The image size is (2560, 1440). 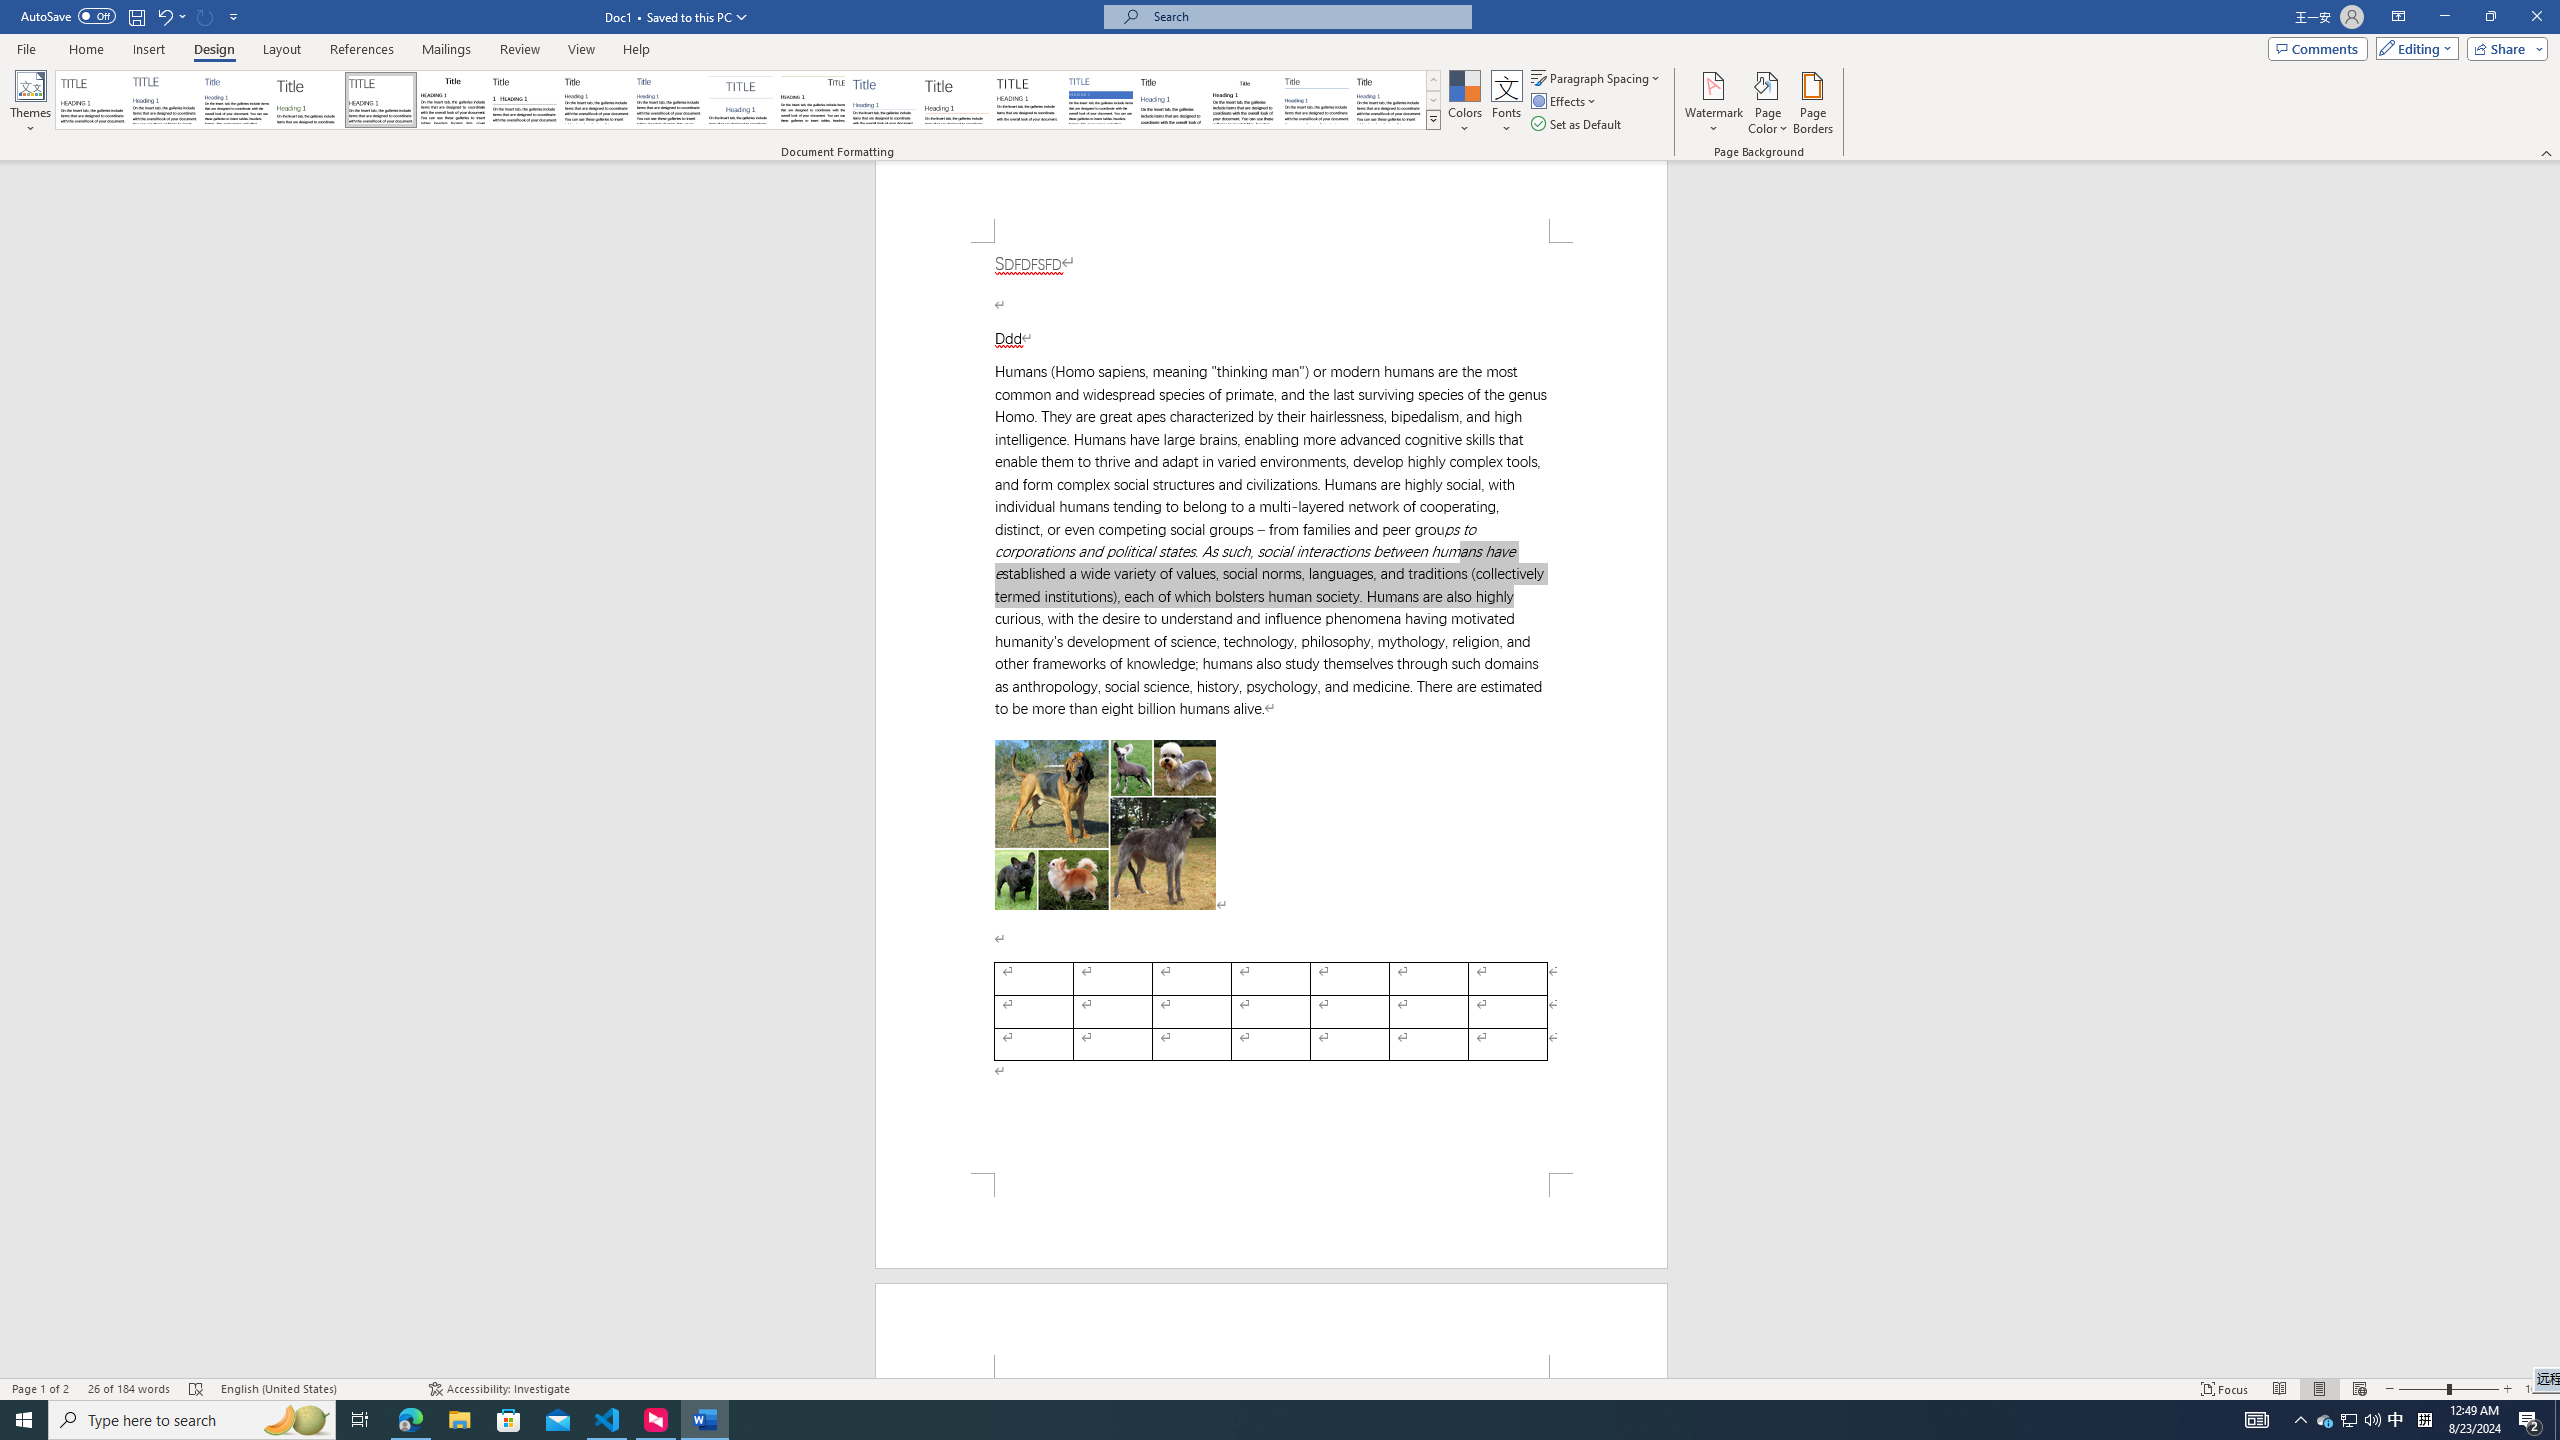 I want to click on 'Page Number Page 1 of 2', so click(x=40, y=1389).